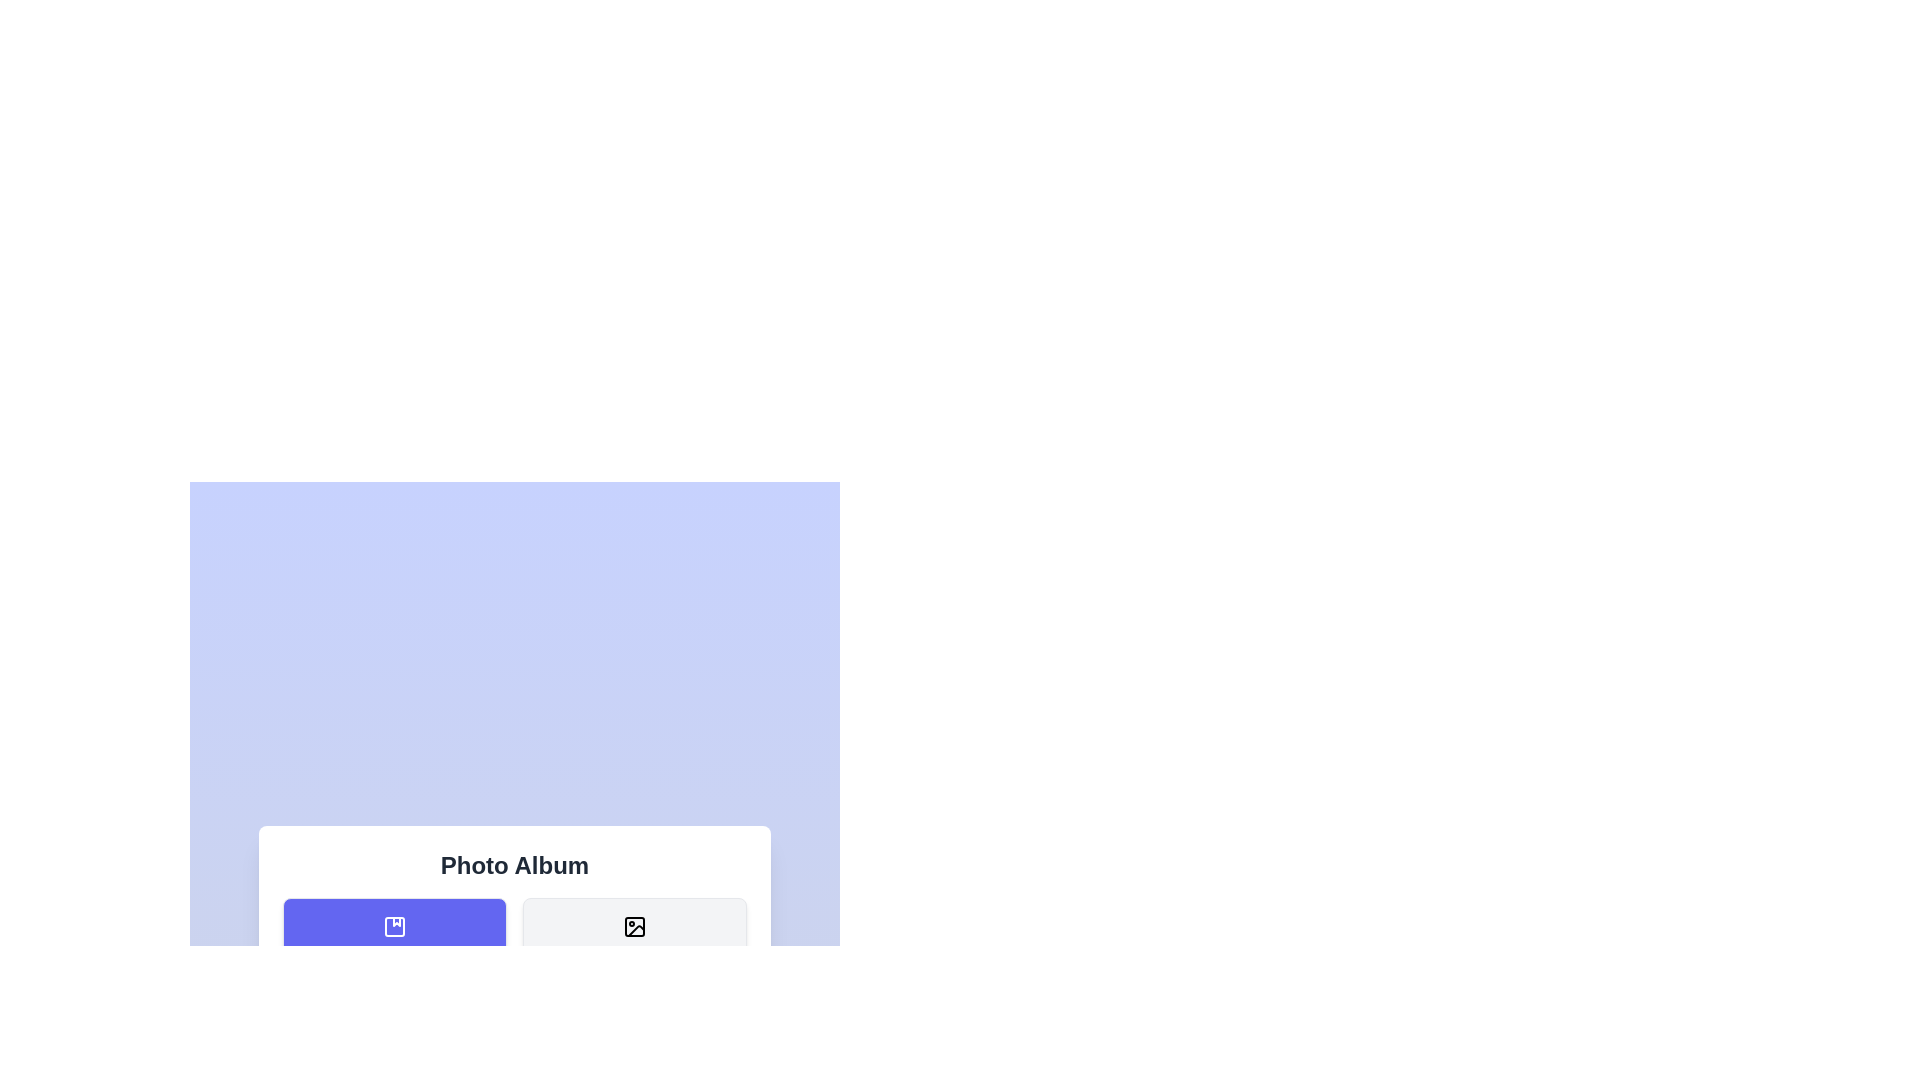 The image size is (1920, 1080). I want to click on the menu button labeled Photos to view its hover effect, so click(633, 941).